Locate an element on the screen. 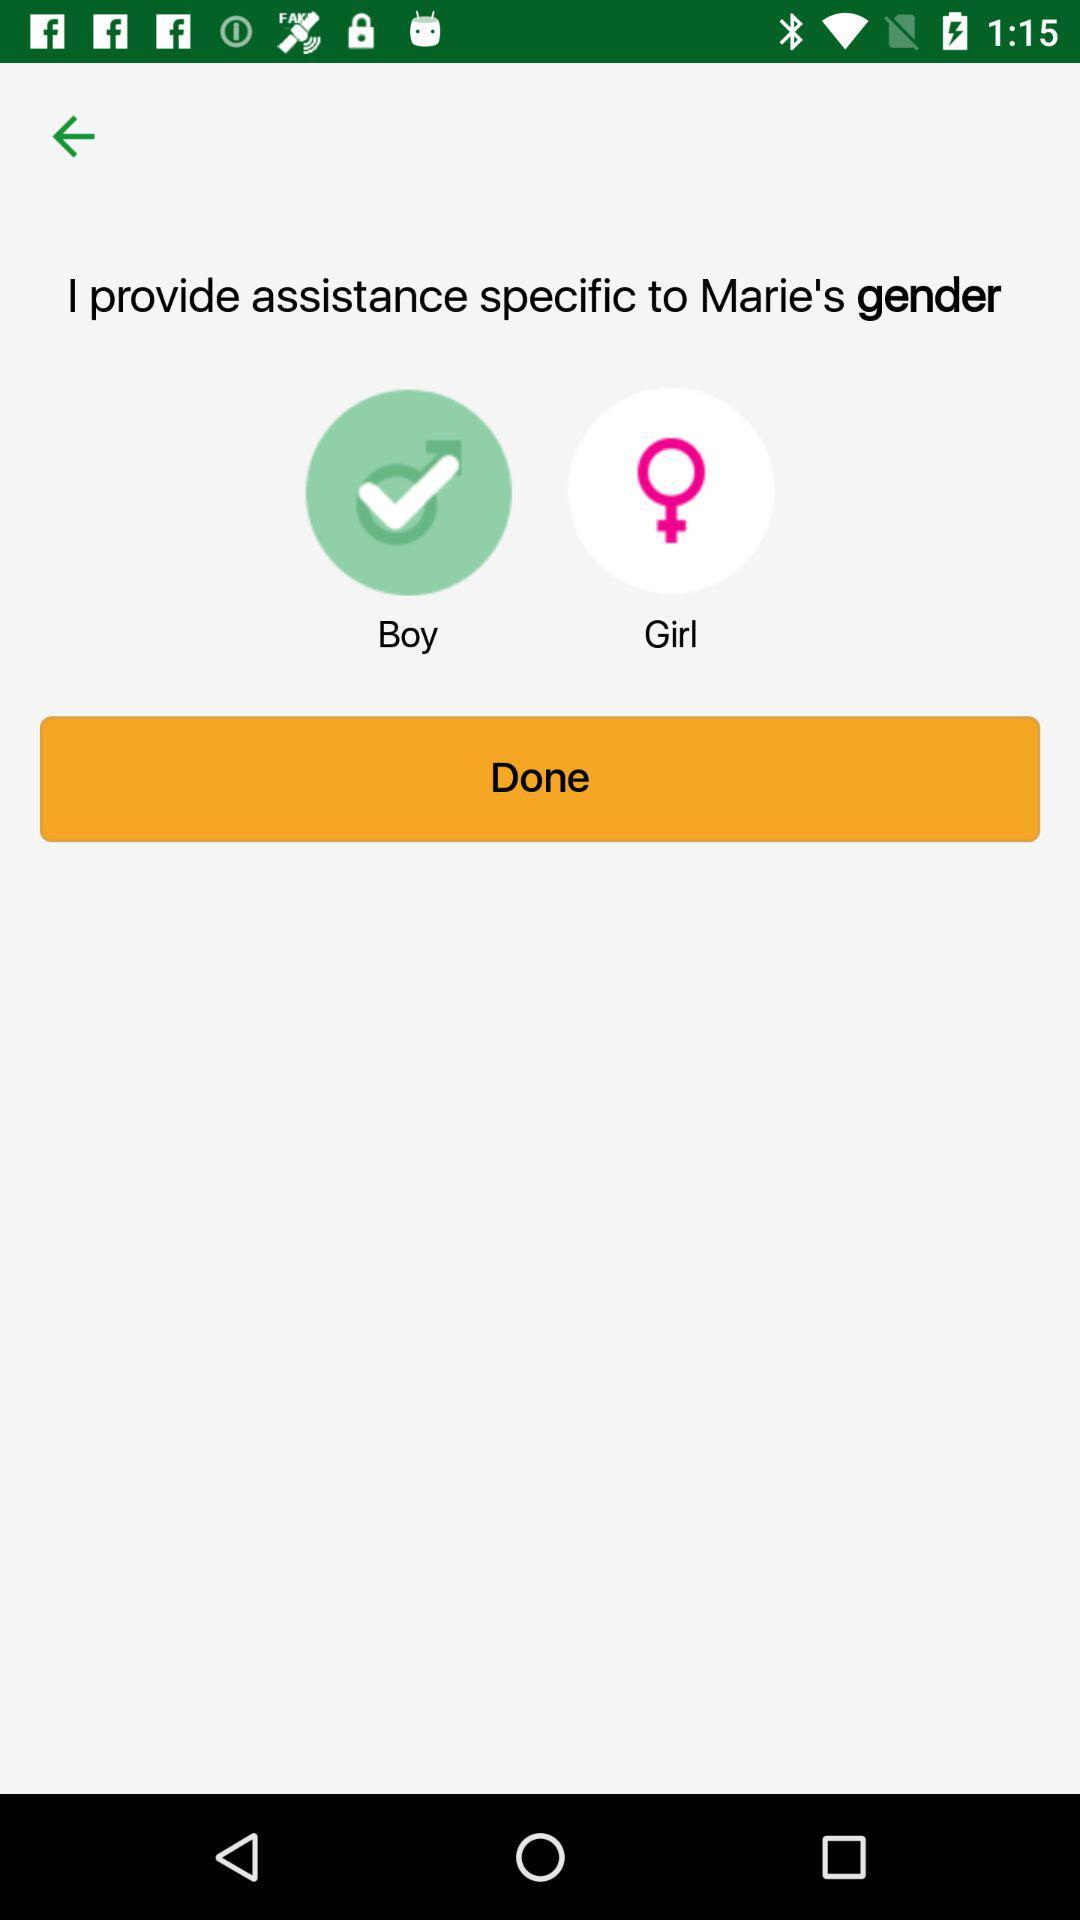 This screenshot has width=1080, height=1920. the item below boy is located at coordinates (540, 778).